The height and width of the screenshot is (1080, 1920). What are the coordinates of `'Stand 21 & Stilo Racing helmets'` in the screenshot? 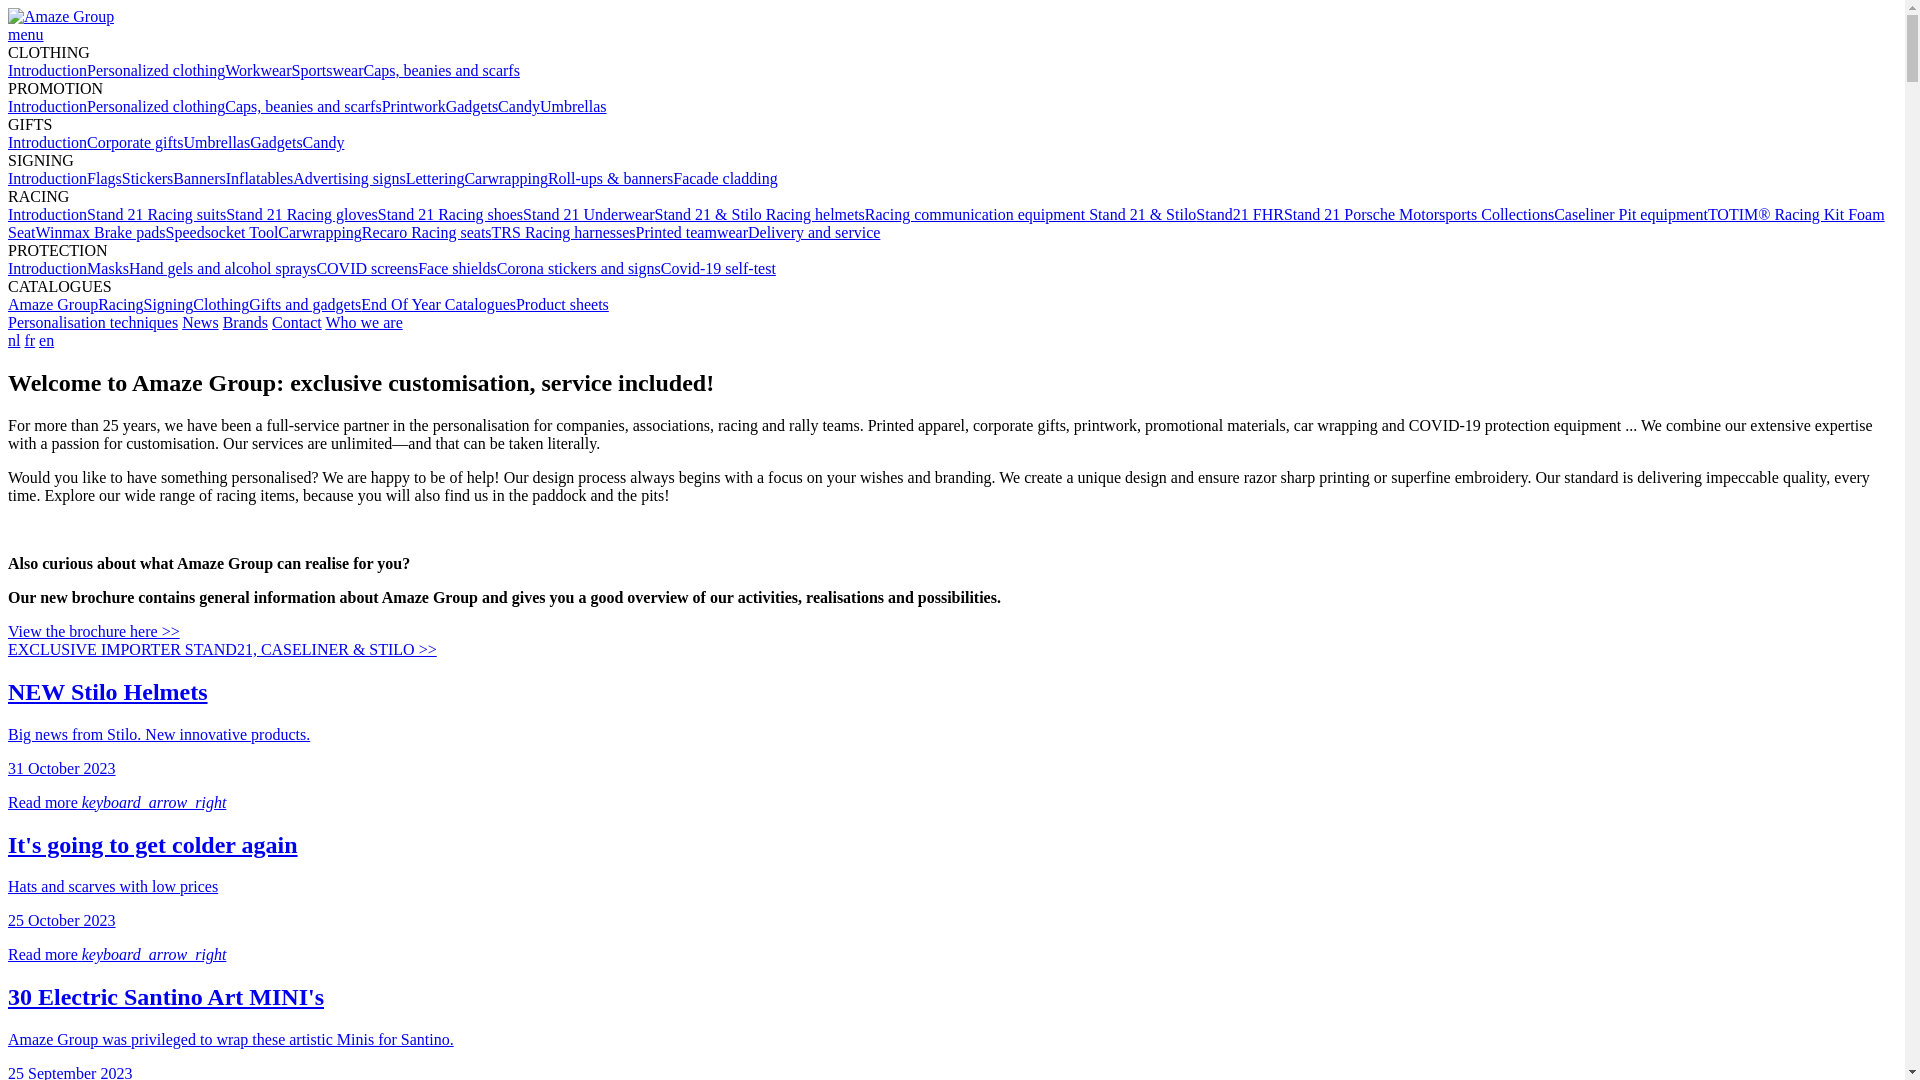 It's located at (654, 214).